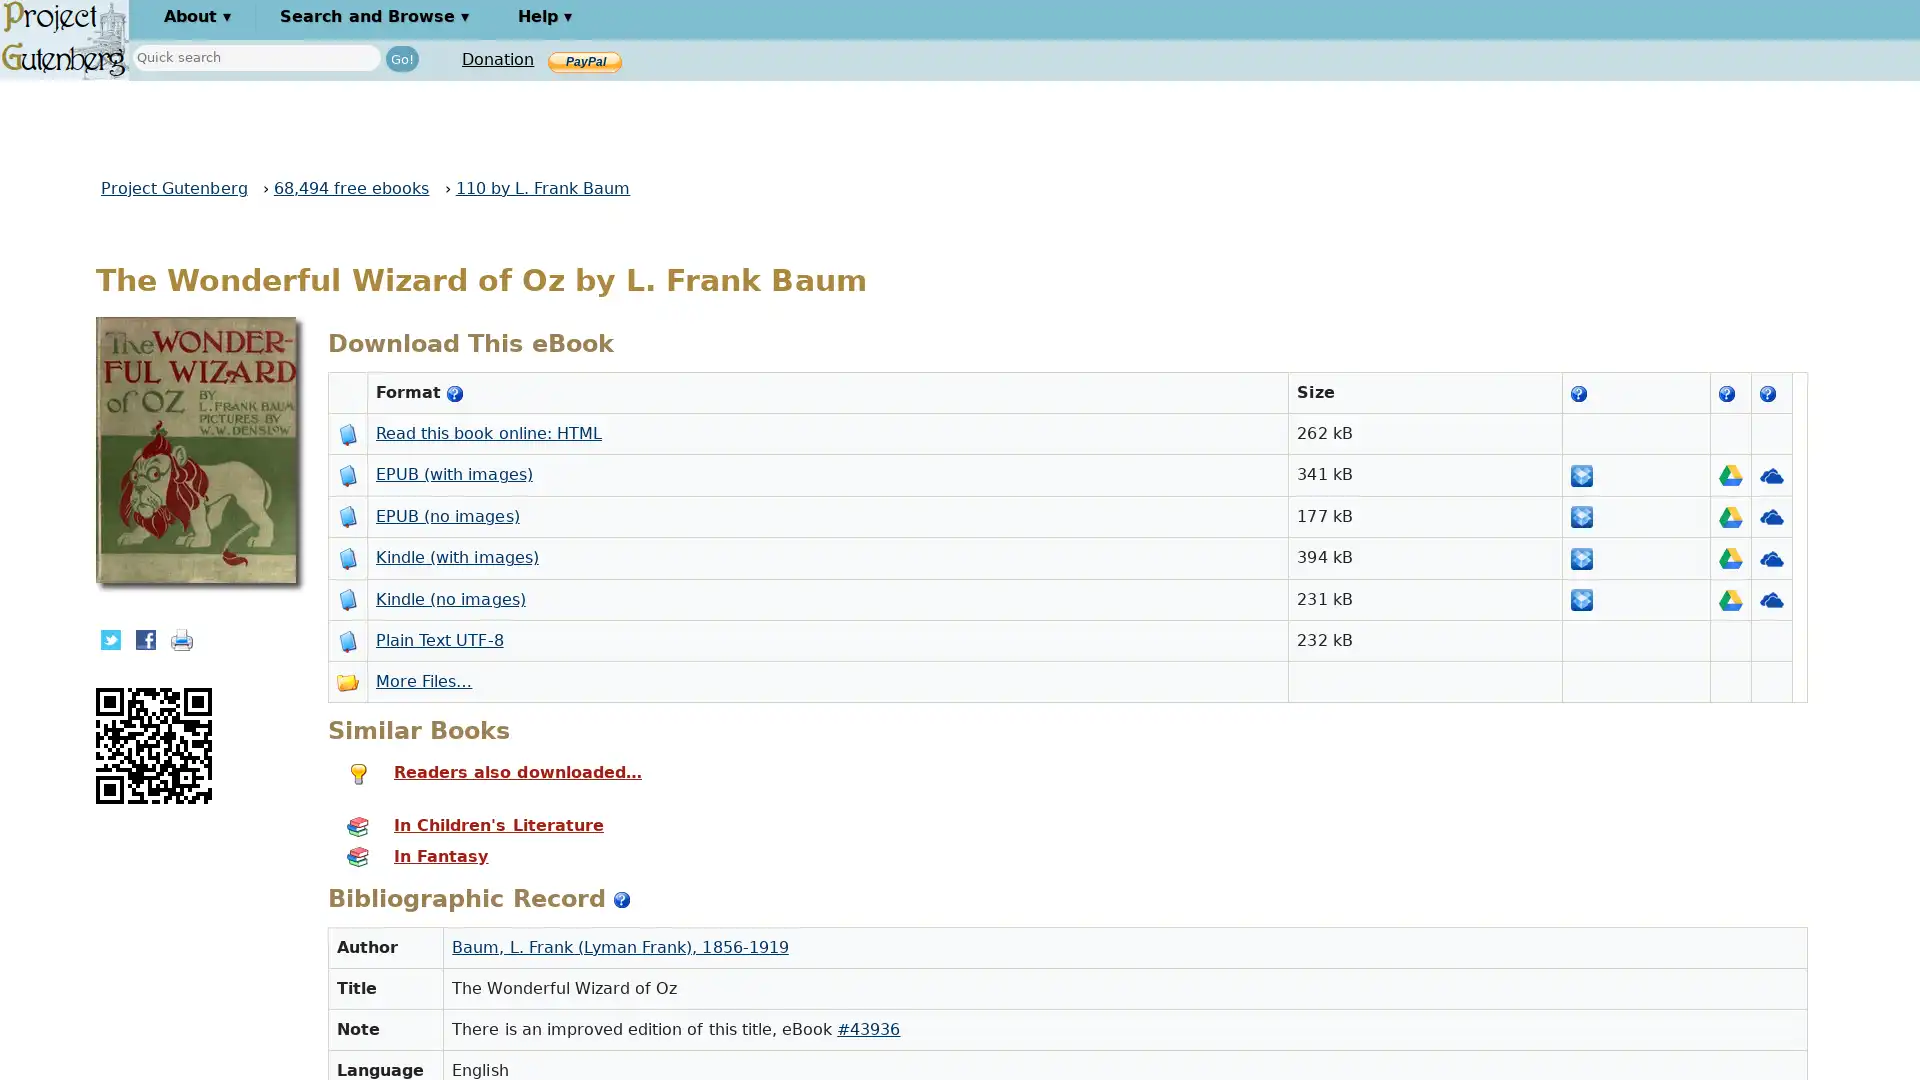 The width and height of the screenshot is (1920, 1080). What do you see at coordinates (401, 57) in the screenshot?
I see `Go!` at bounding box center [401, 57].